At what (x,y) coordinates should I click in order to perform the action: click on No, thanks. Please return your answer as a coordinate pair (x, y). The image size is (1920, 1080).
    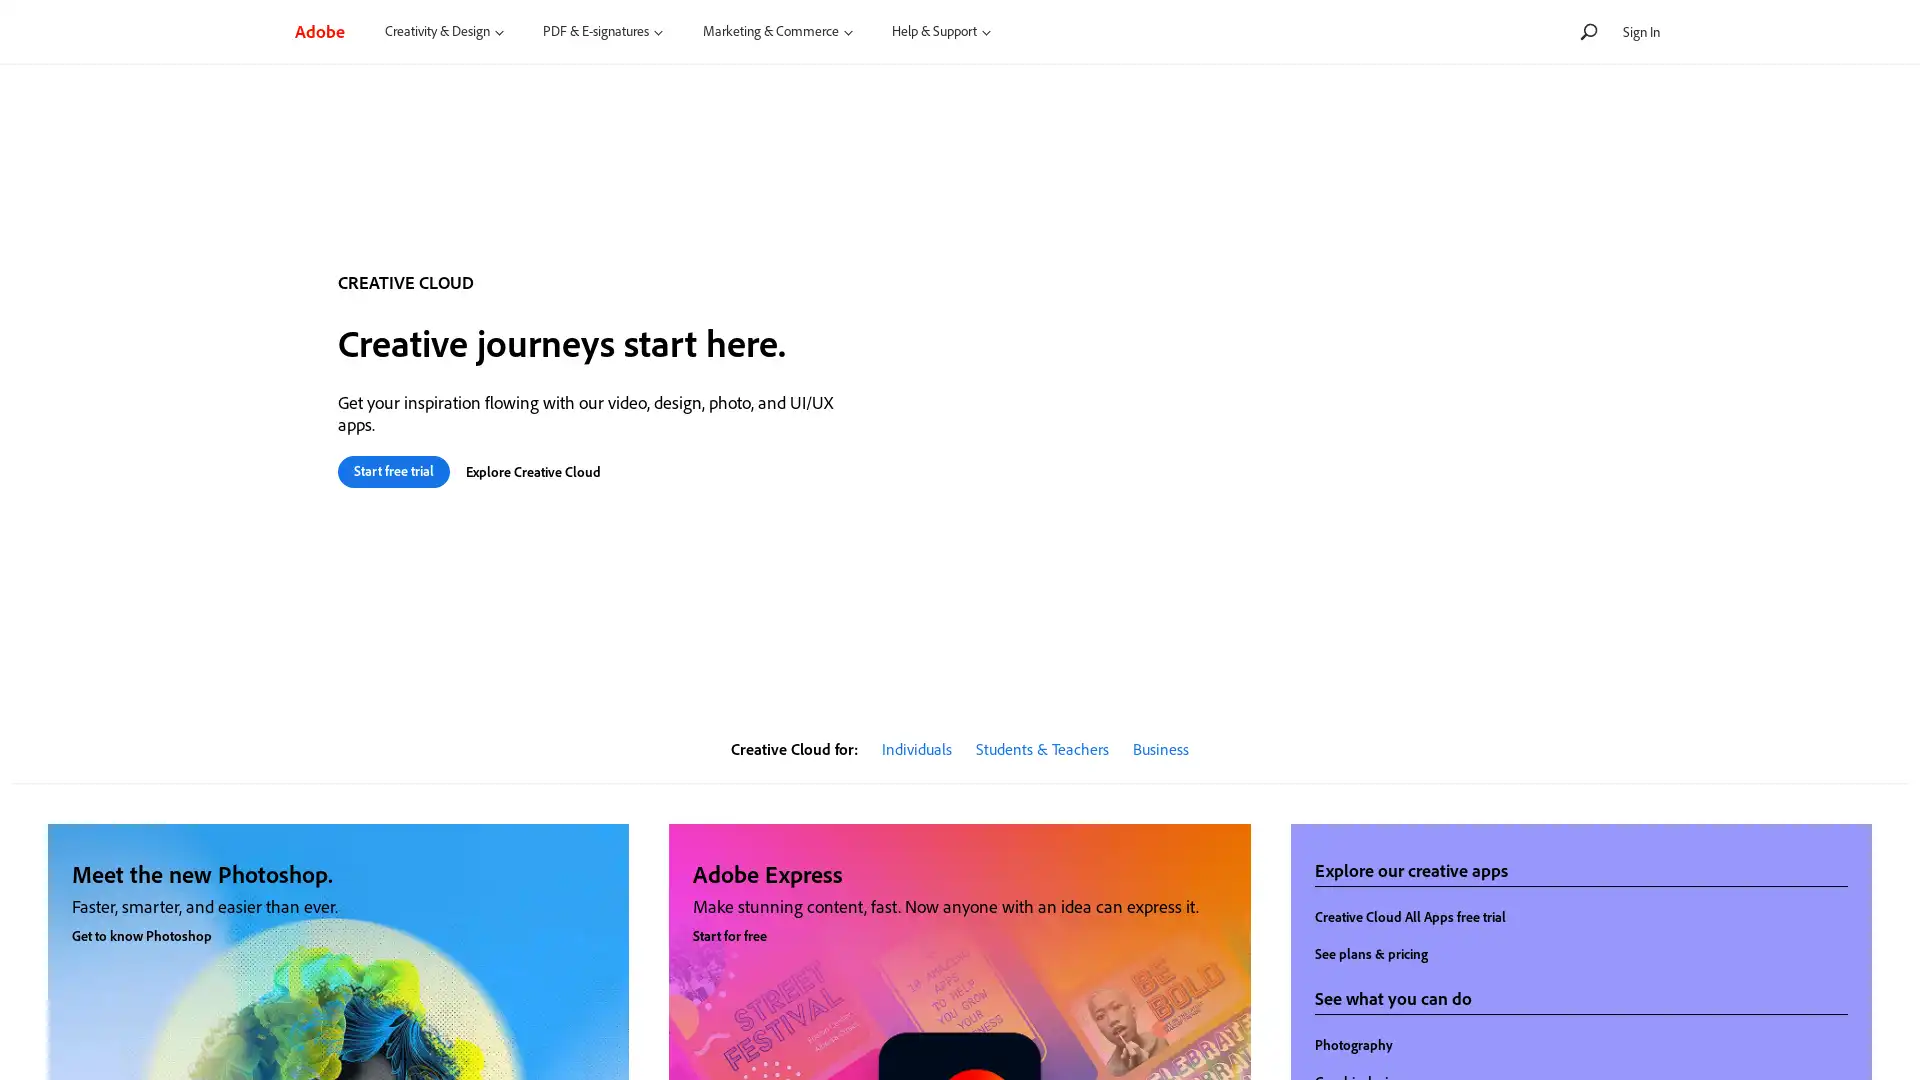
    Looking at the image, I should click on (417, 1022).